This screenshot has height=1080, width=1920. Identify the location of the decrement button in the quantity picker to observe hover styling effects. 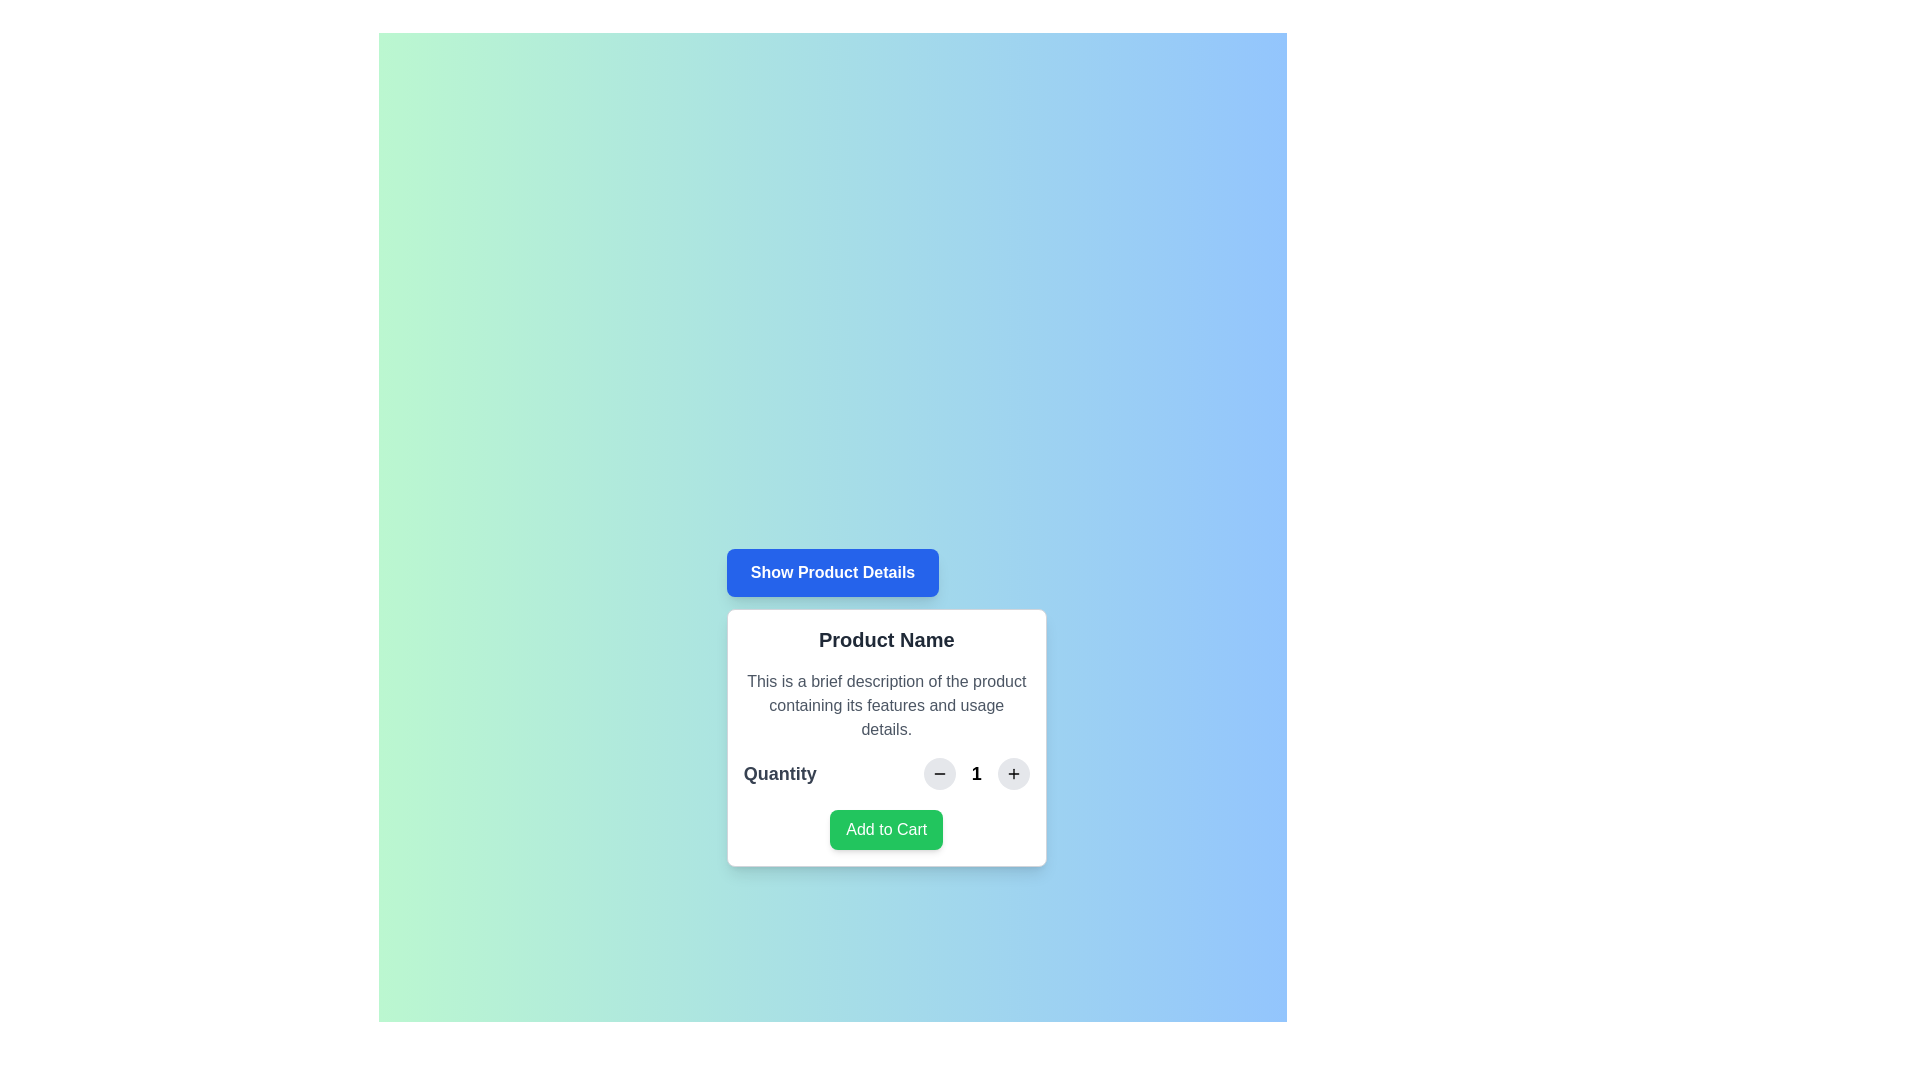
(938, 773).